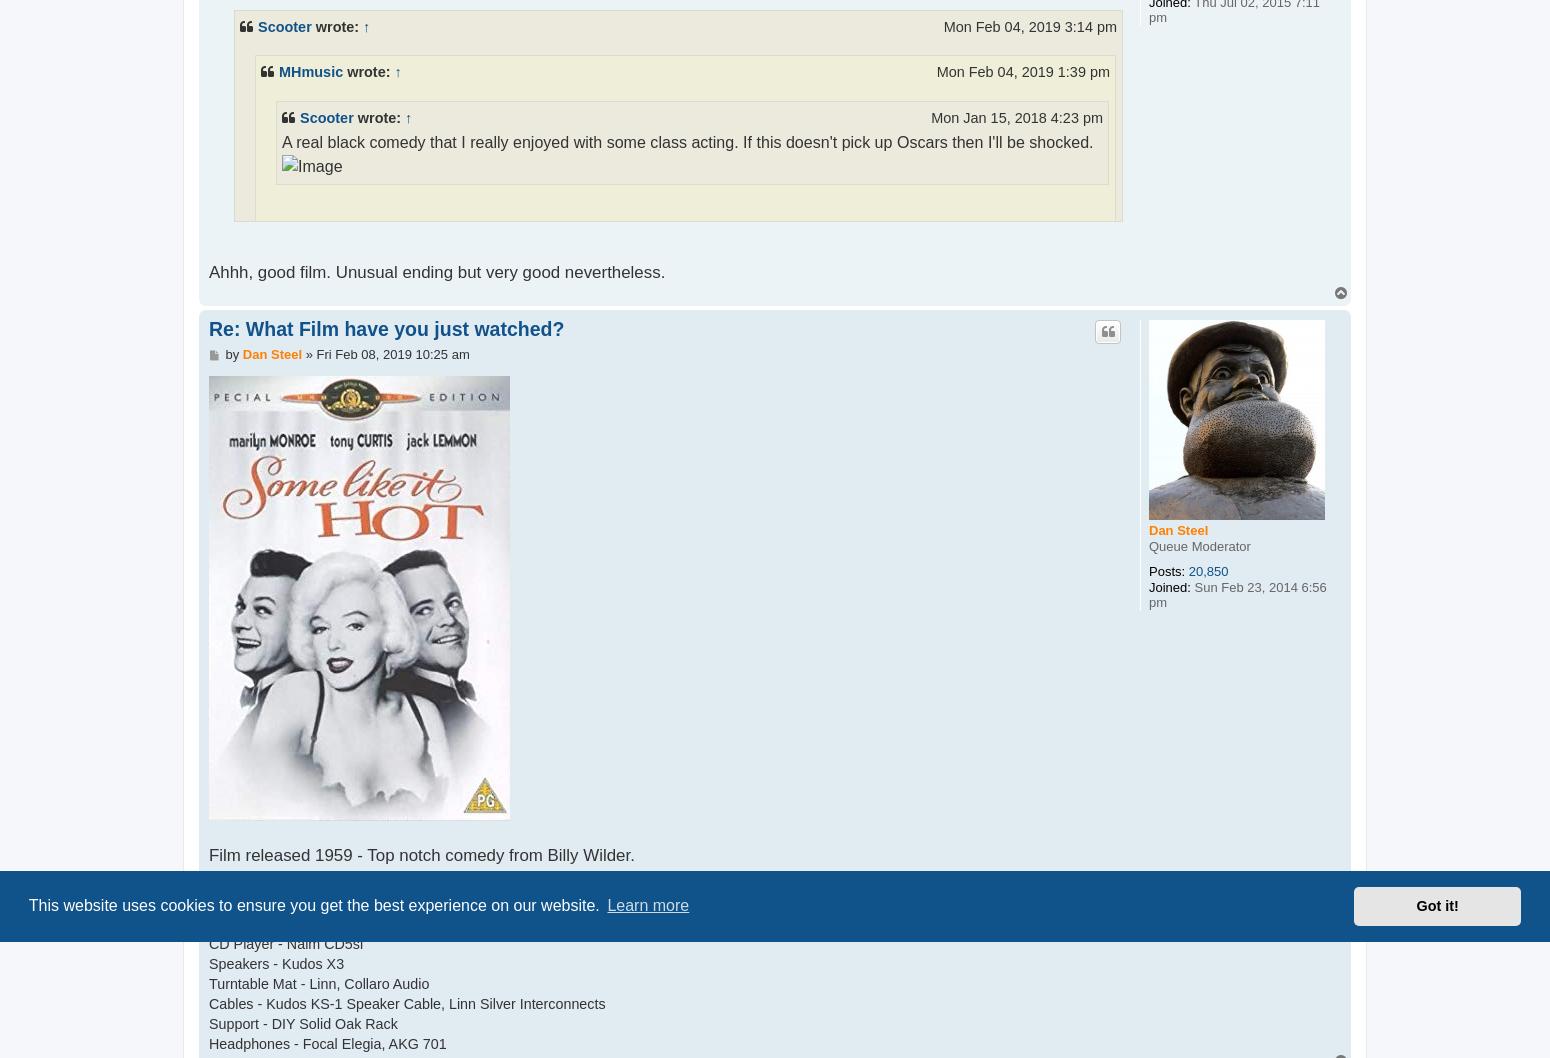 The height and width of the screenshot is (1058, 1550). I want to click on 'MHmusic', so click(279, 72).